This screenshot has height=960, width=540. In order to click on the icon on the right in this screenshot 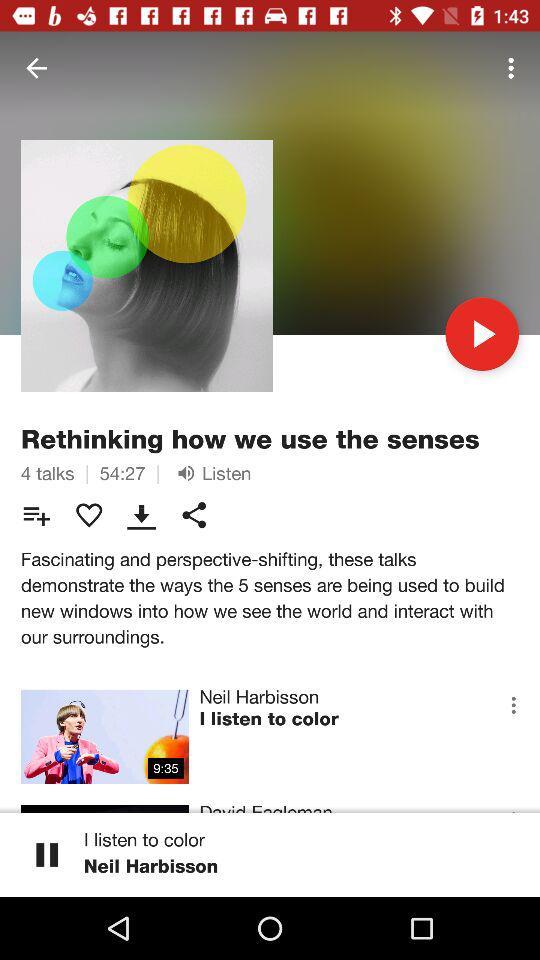, I will do `click(481, 334)`.